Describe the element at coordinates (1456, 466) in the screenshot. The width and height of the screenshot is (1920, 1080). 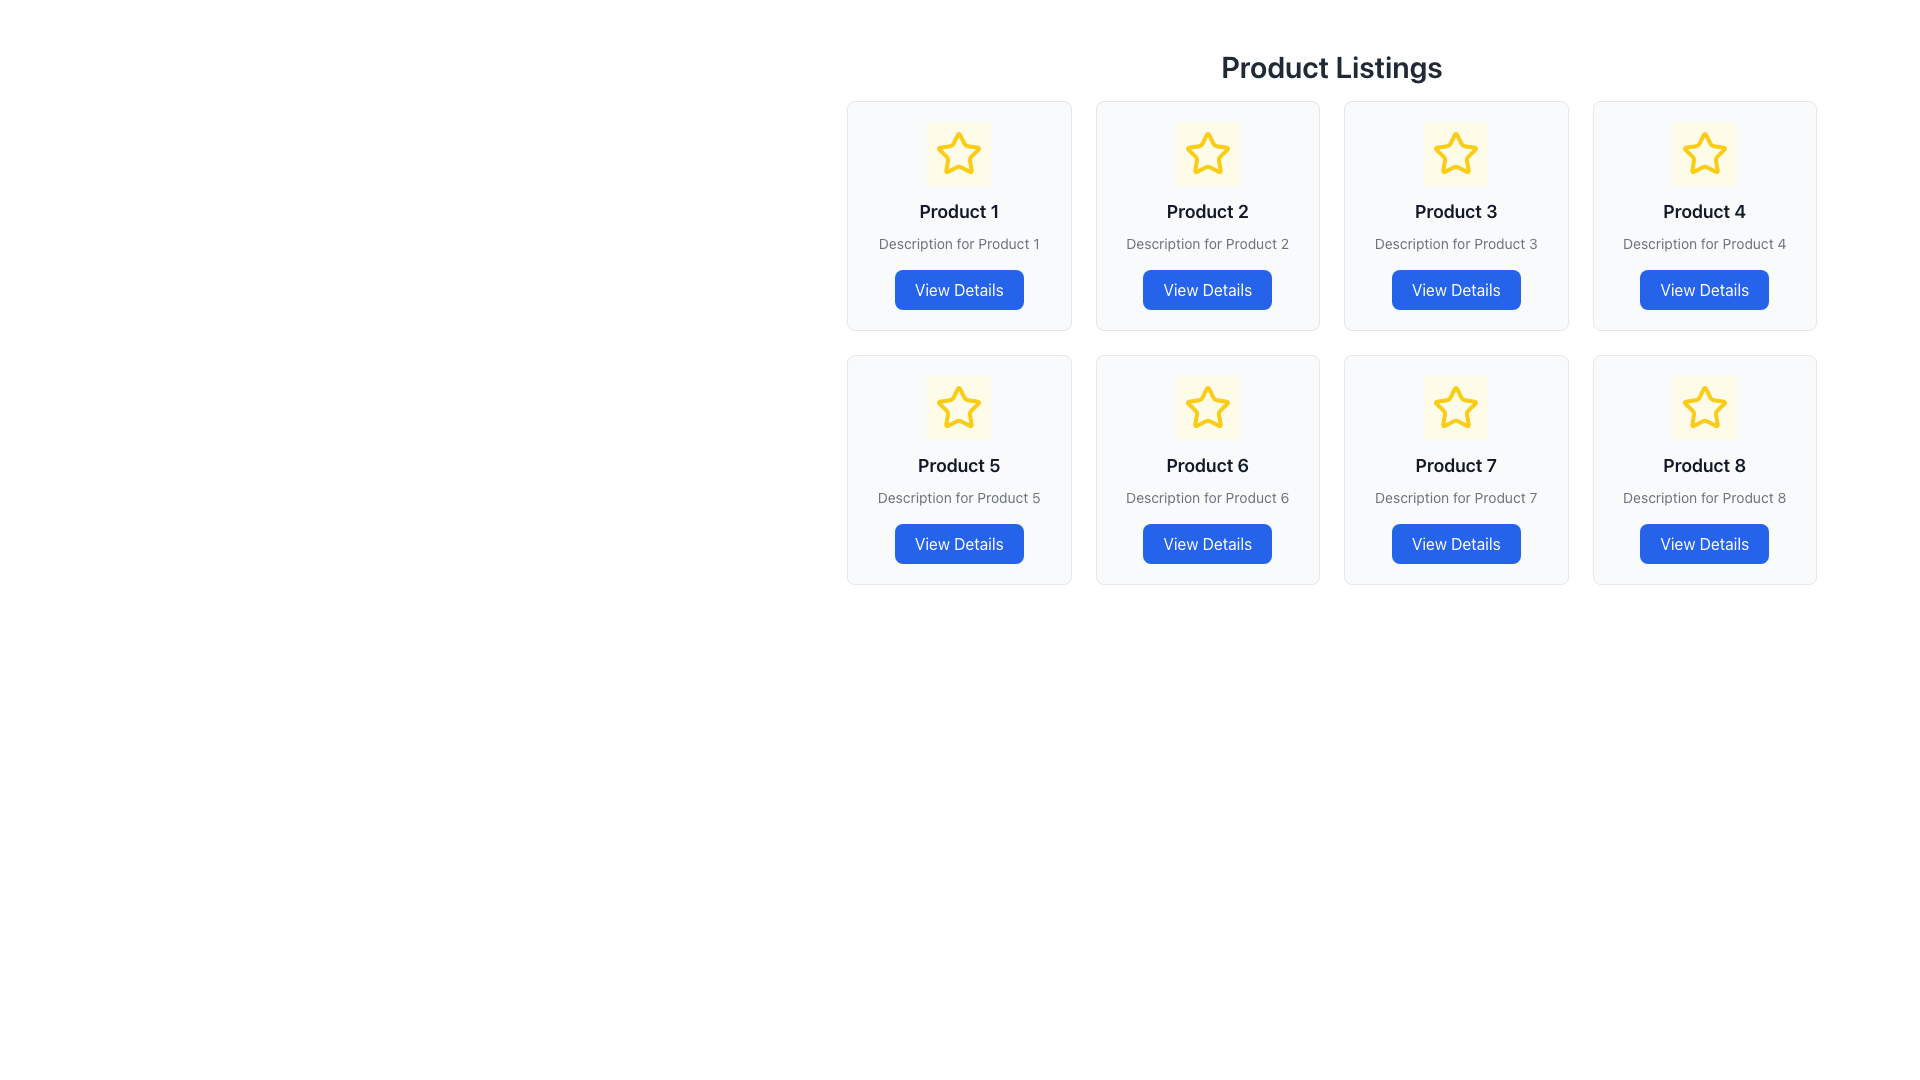
I see `text label that serves as a title for the product card located in the second row, third column of the grid` at that location.